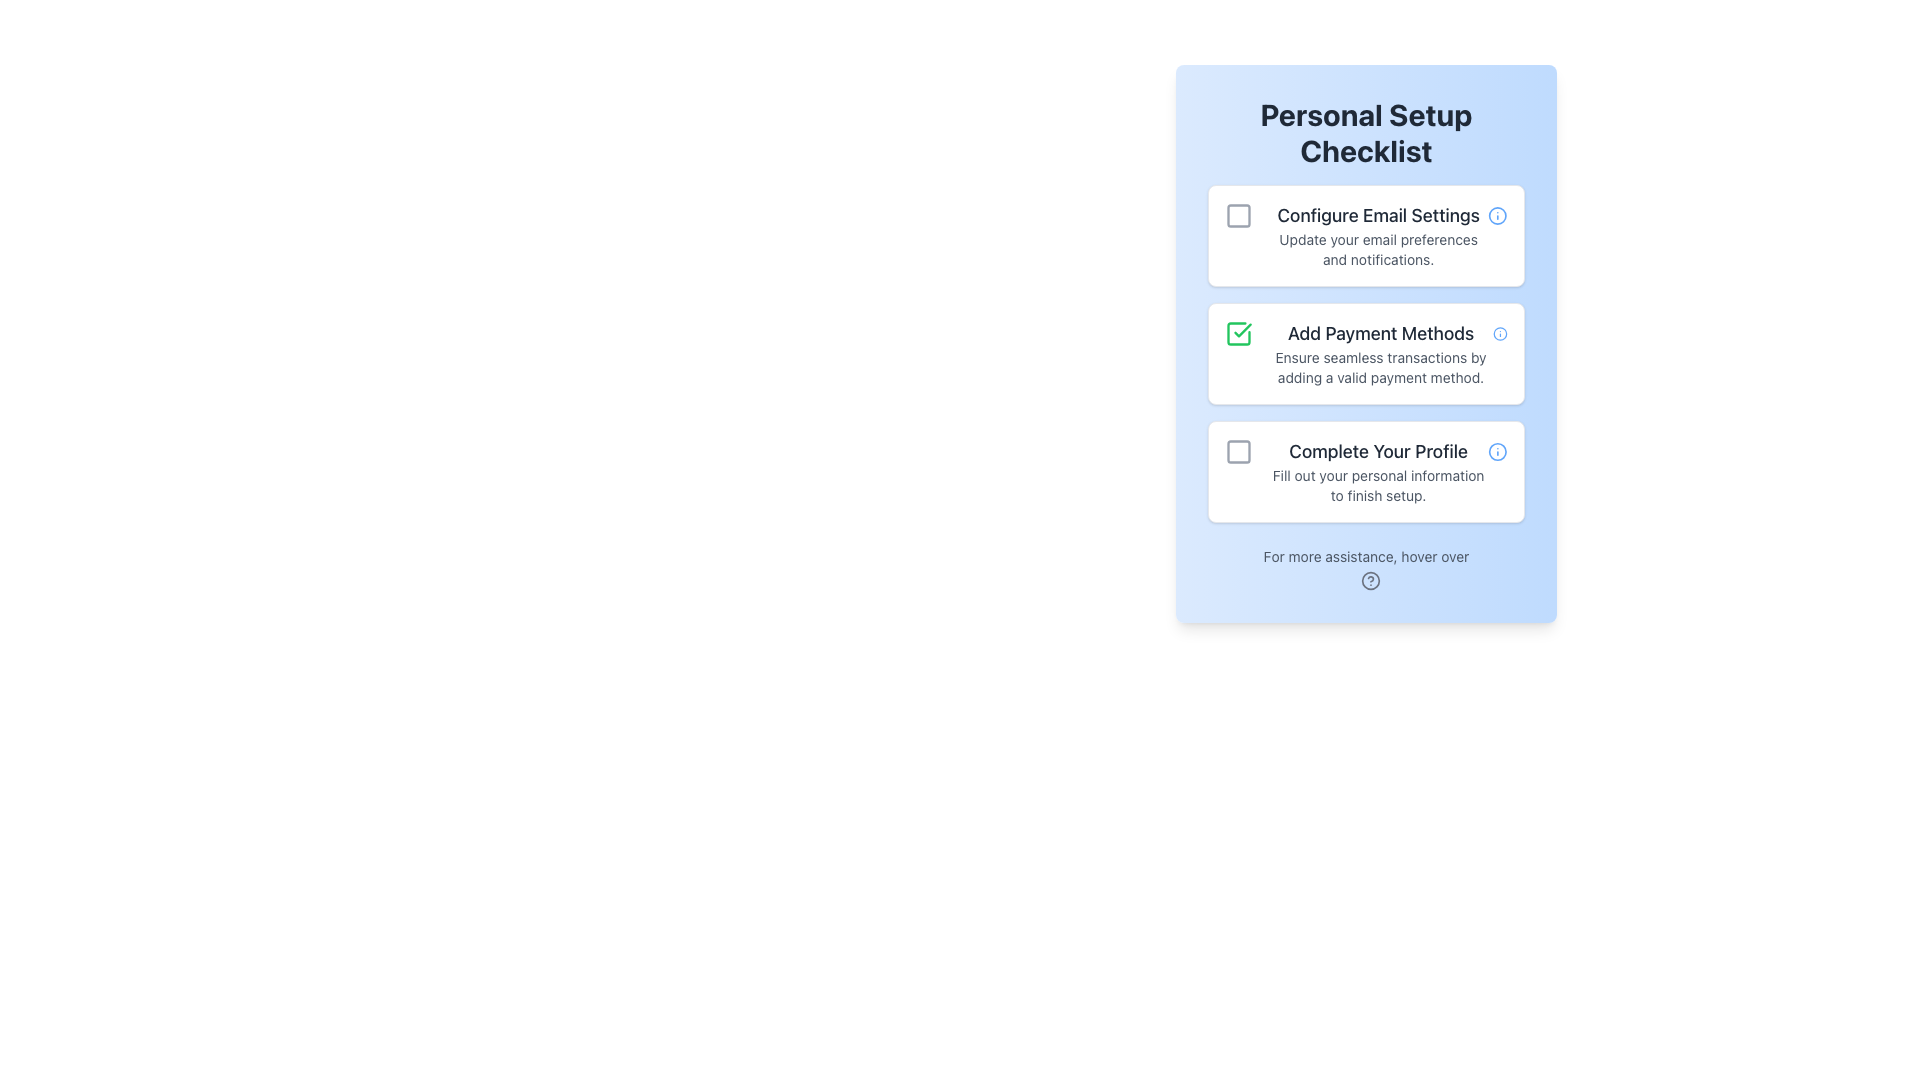 The width and height of the screenshot is (1920, 1080). Describe the element at coordinates (1498, 216) in the screenshot. I see `the circular SVG graphic representing the information icon located in the top-right corner of the 'Configure Email Settings' checklist item` at that location.